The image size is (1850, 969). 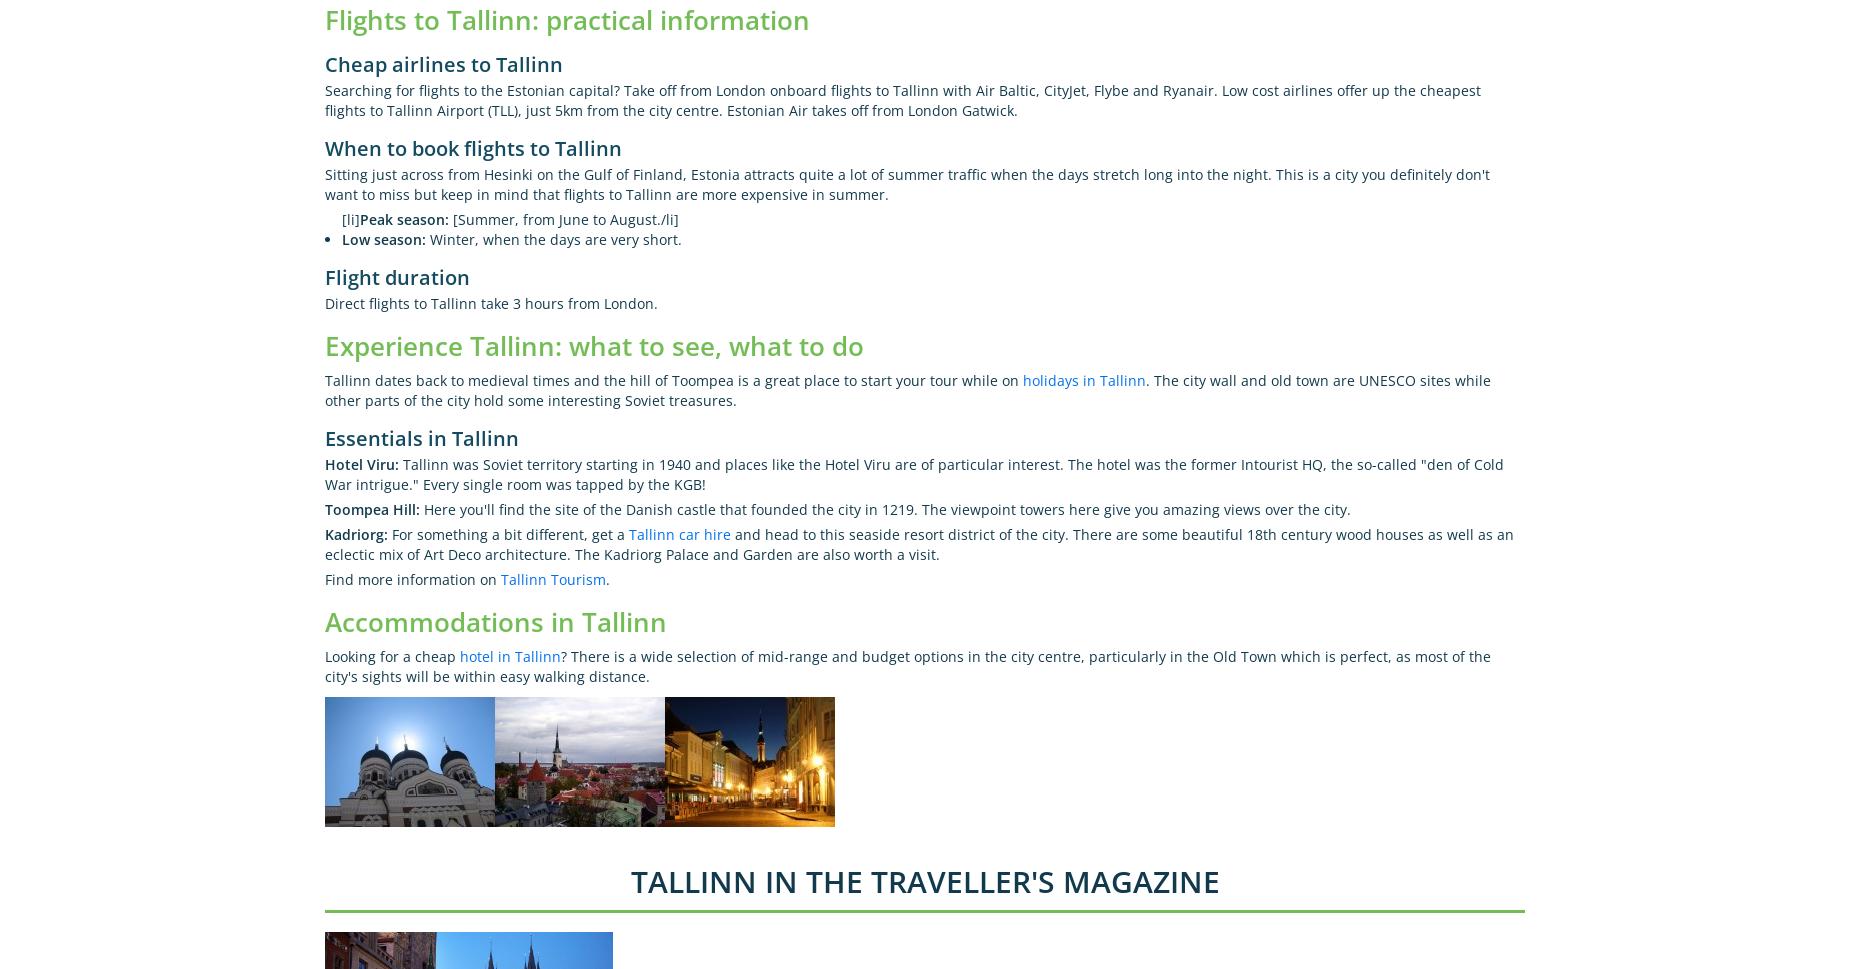 What do you see at coordinates (473, 146) in the screenshot?
I see `'When to book flights to Tallinn'` at bounding box center [473, 146].